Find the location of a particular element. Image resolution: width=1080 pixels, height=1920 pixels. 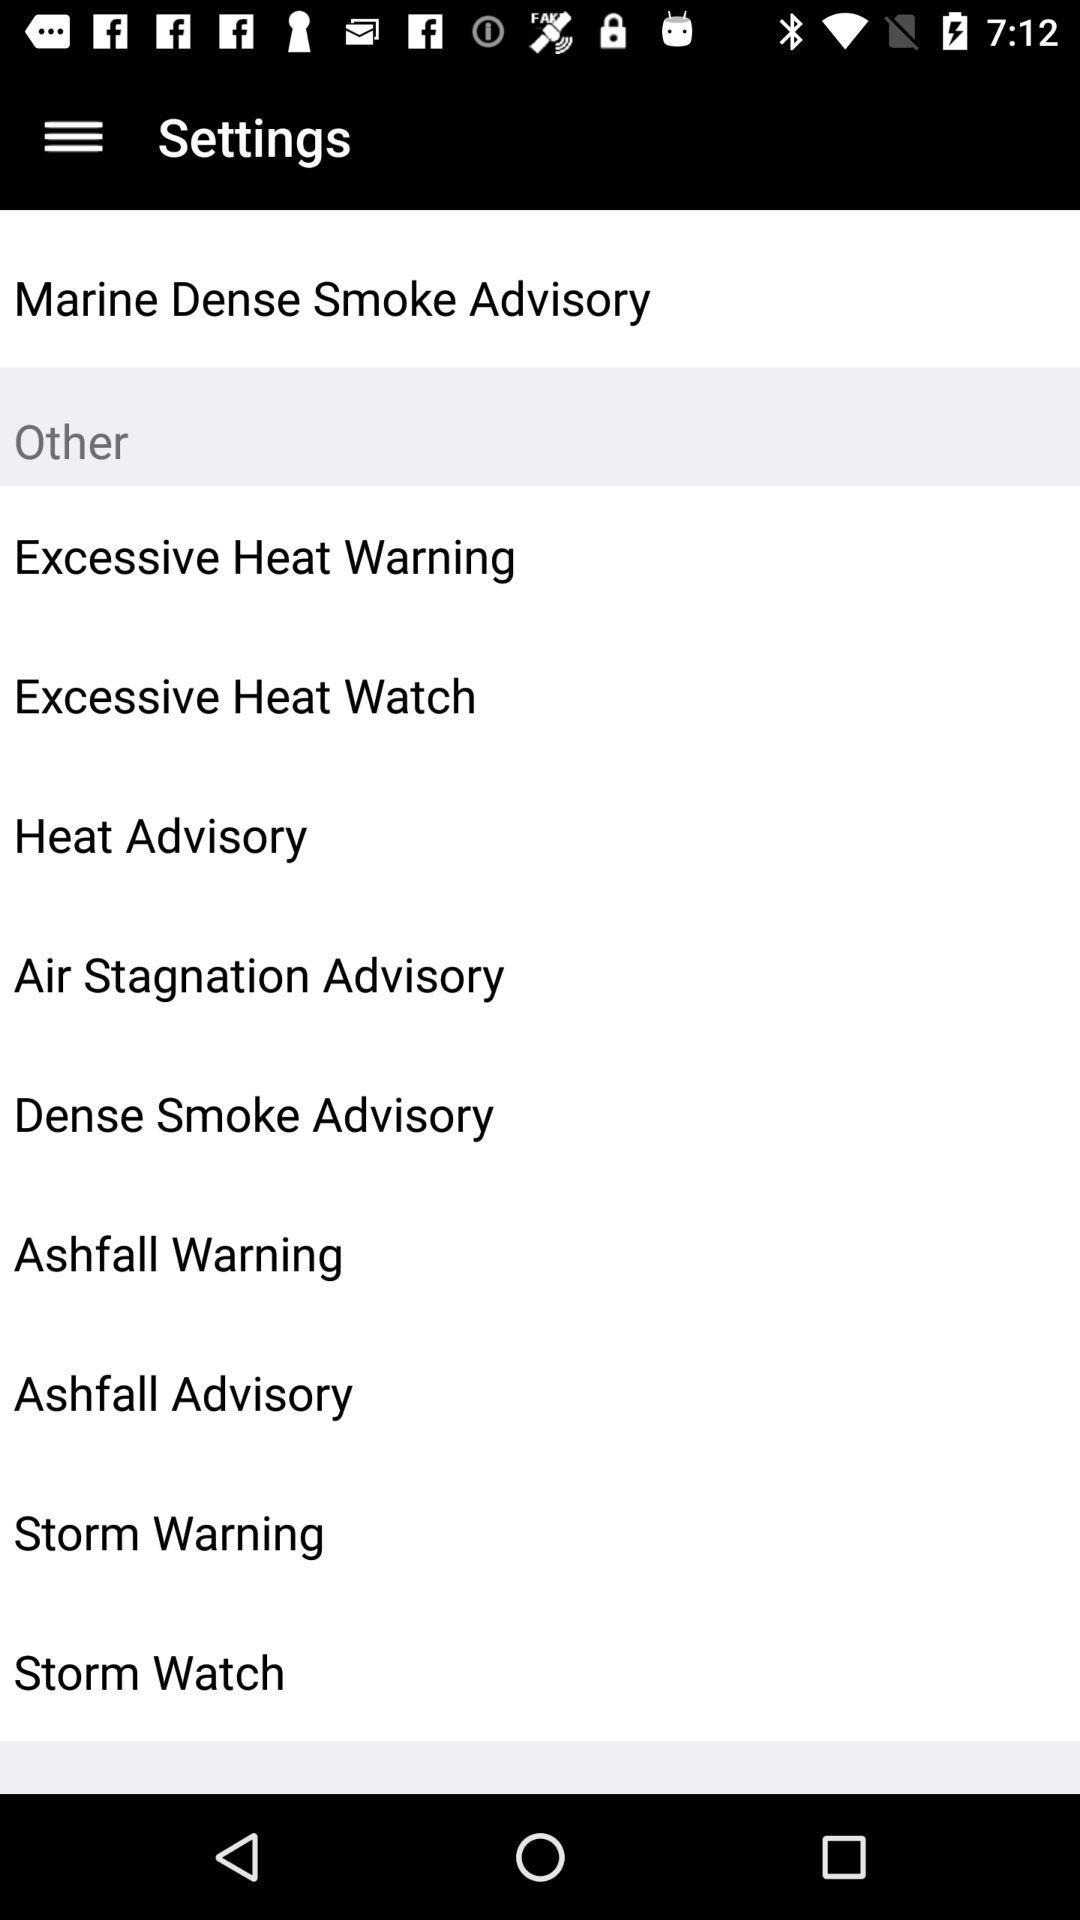

icon next to ashfall advisory icon is located at coordinates (1017, 1391).